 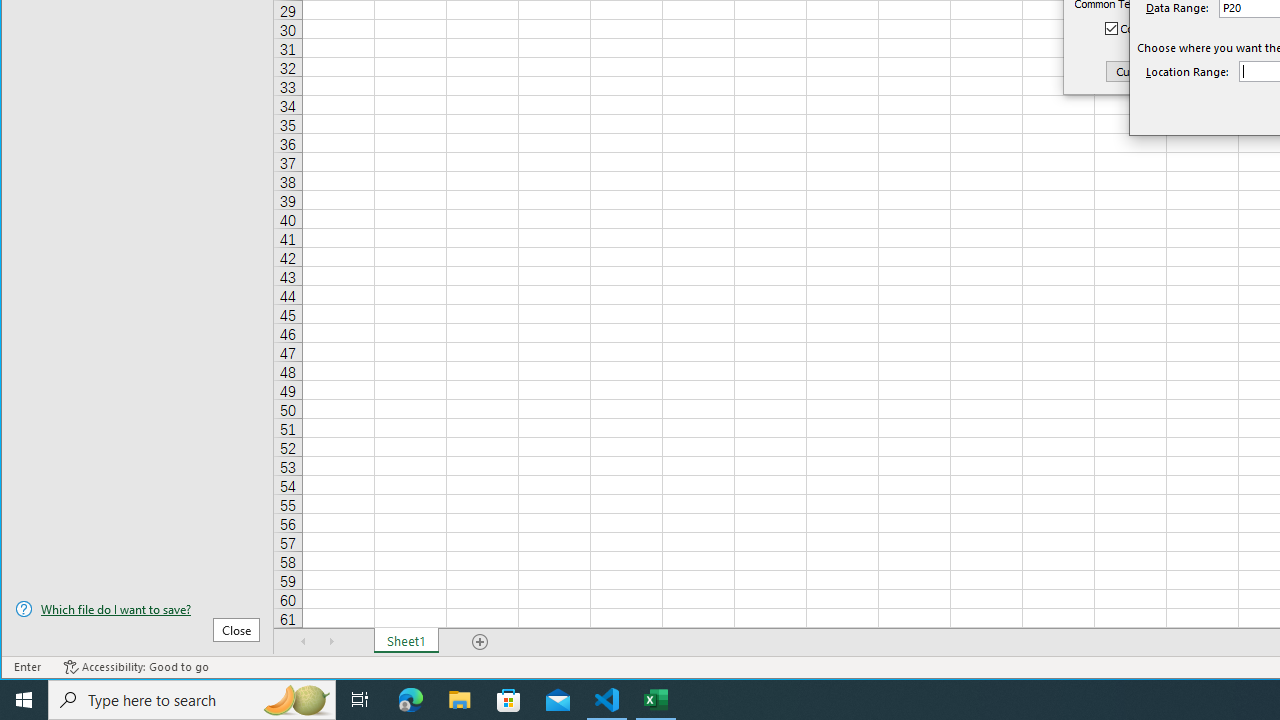 What do you see at coordinates (606, 698) in the screenshot?
I see `'Visual Studio Code - 1 running window'` at bounding box center [606, 698].